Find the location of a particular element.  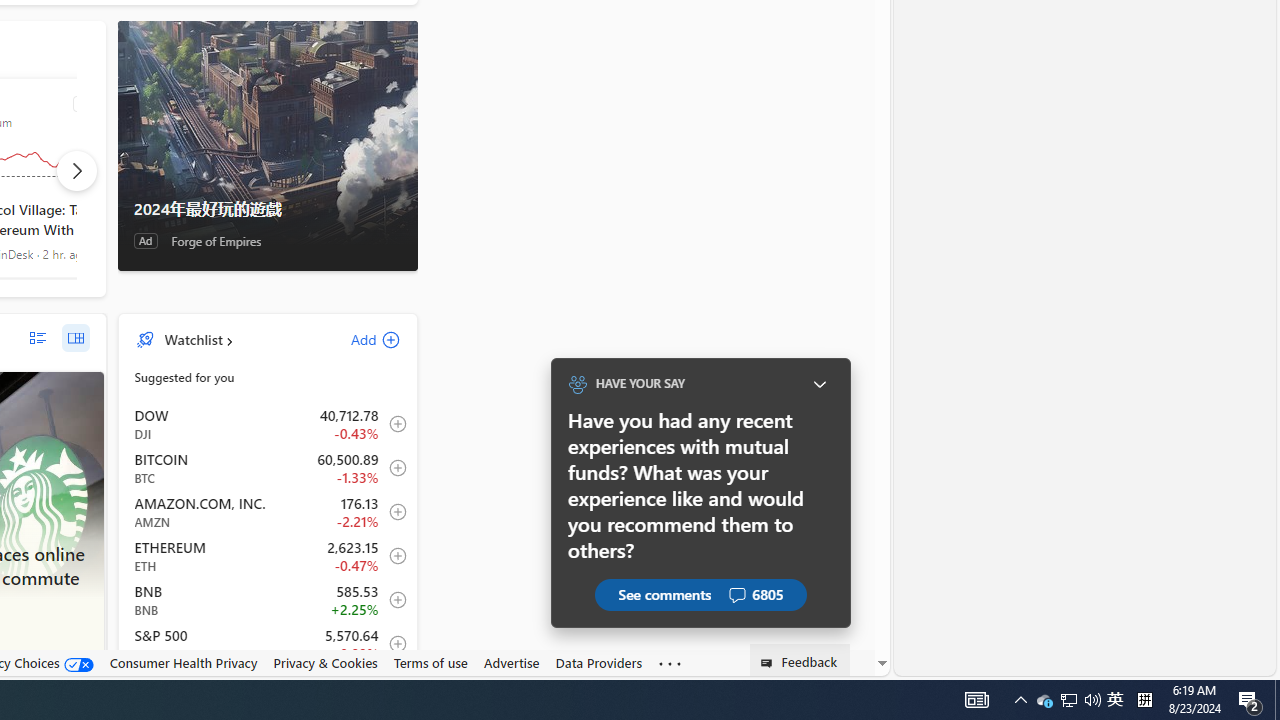

'INX S&P 500 decrease 5,570.64 -50.21 -0.89% item5' is located at coordinates (267, 644).